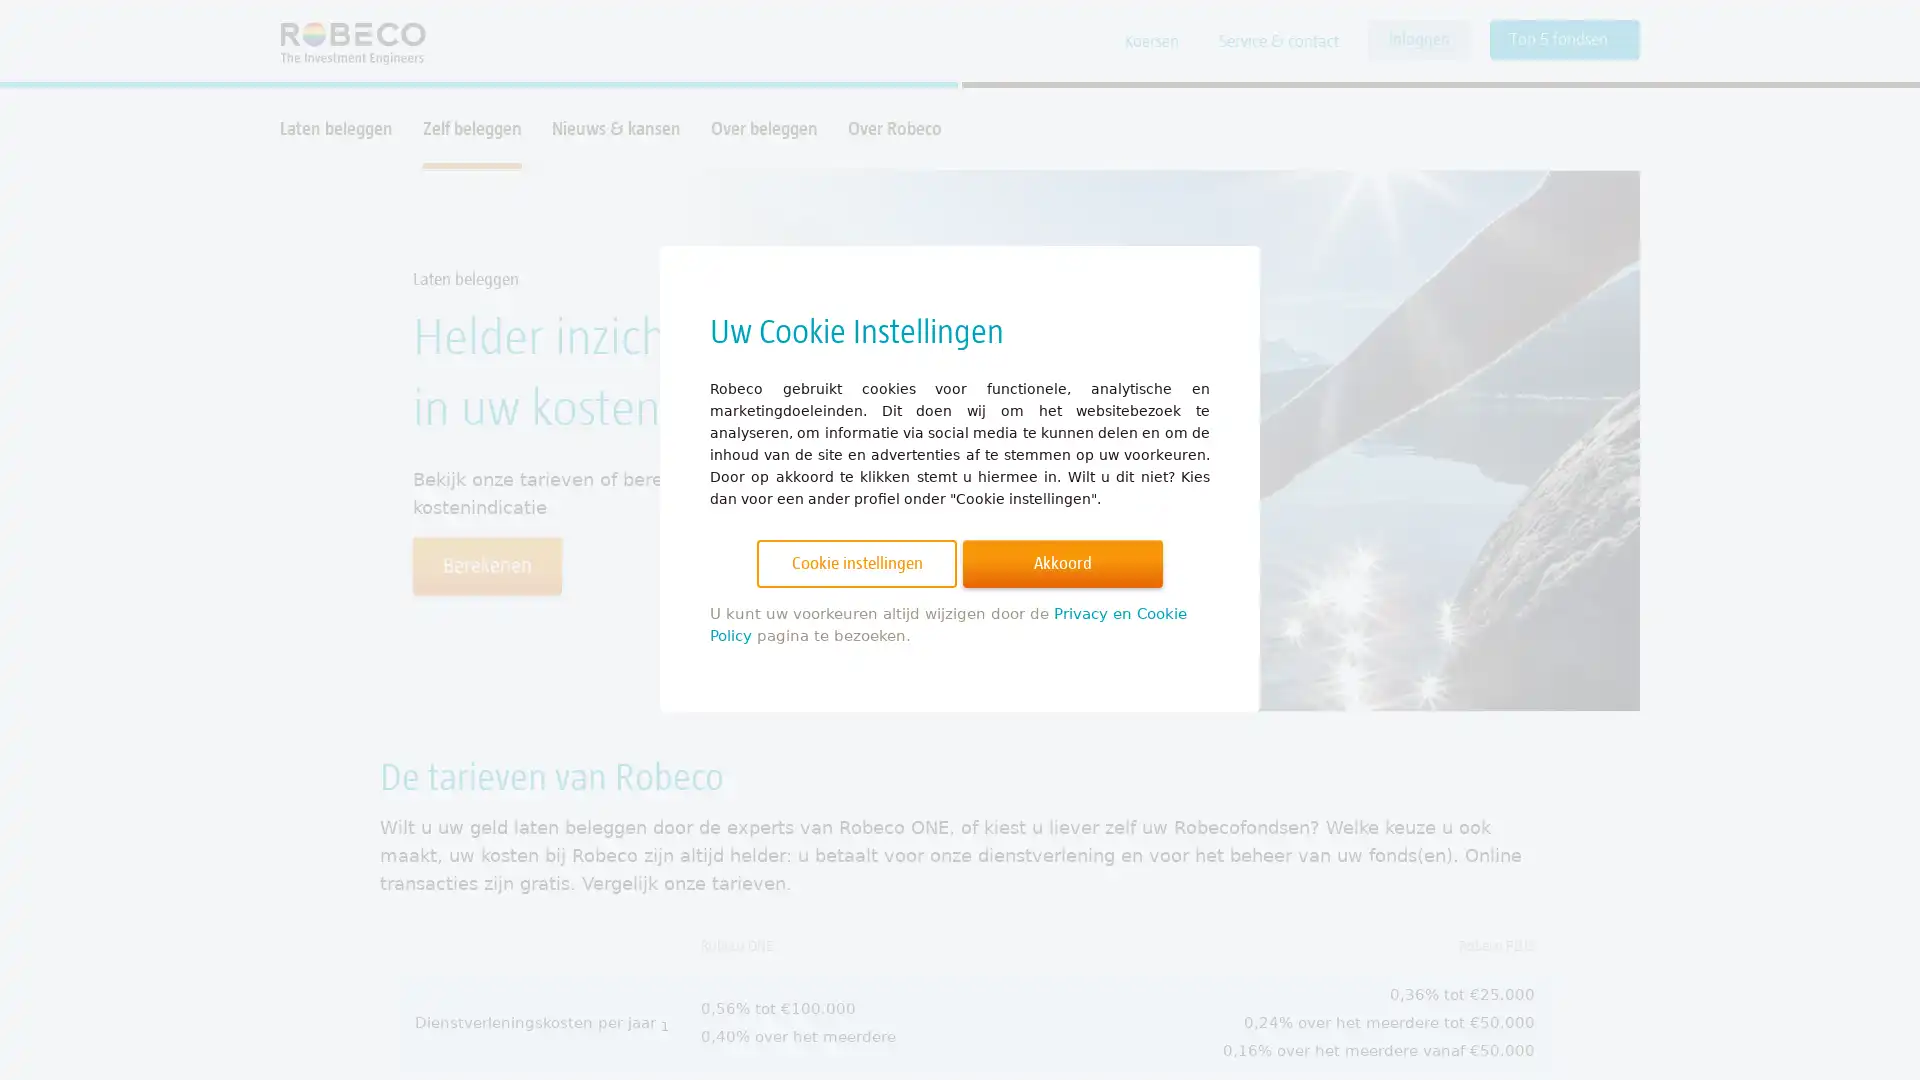 The image size is (1920, 1080). I want to click on Nieuws & kansen, so click(615, 128).